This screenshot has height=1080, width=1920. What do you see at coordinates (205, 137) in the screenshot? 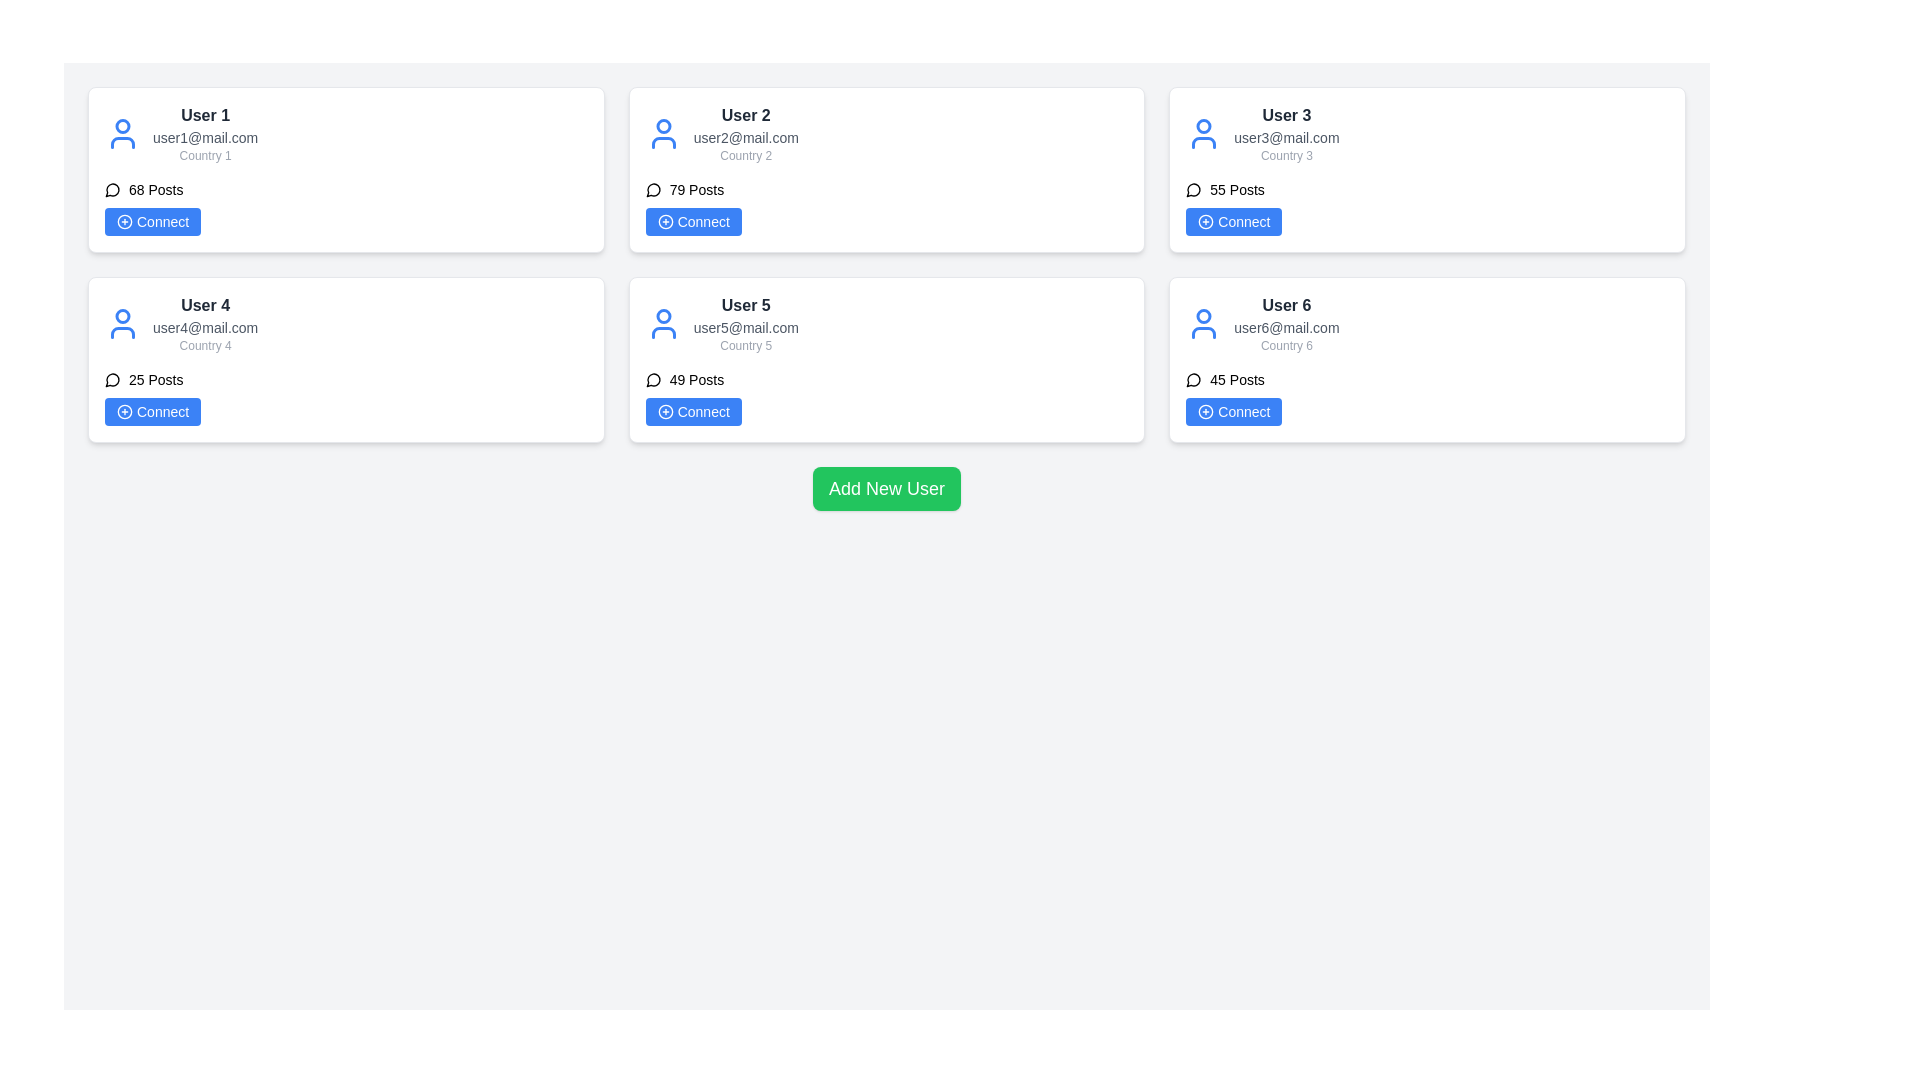
I see `the text displaying the email address of 'User 1', positioned below 'User 1' and above 'Country 1' in the top-left card of the grid layout` at bounding box center [205, 137].